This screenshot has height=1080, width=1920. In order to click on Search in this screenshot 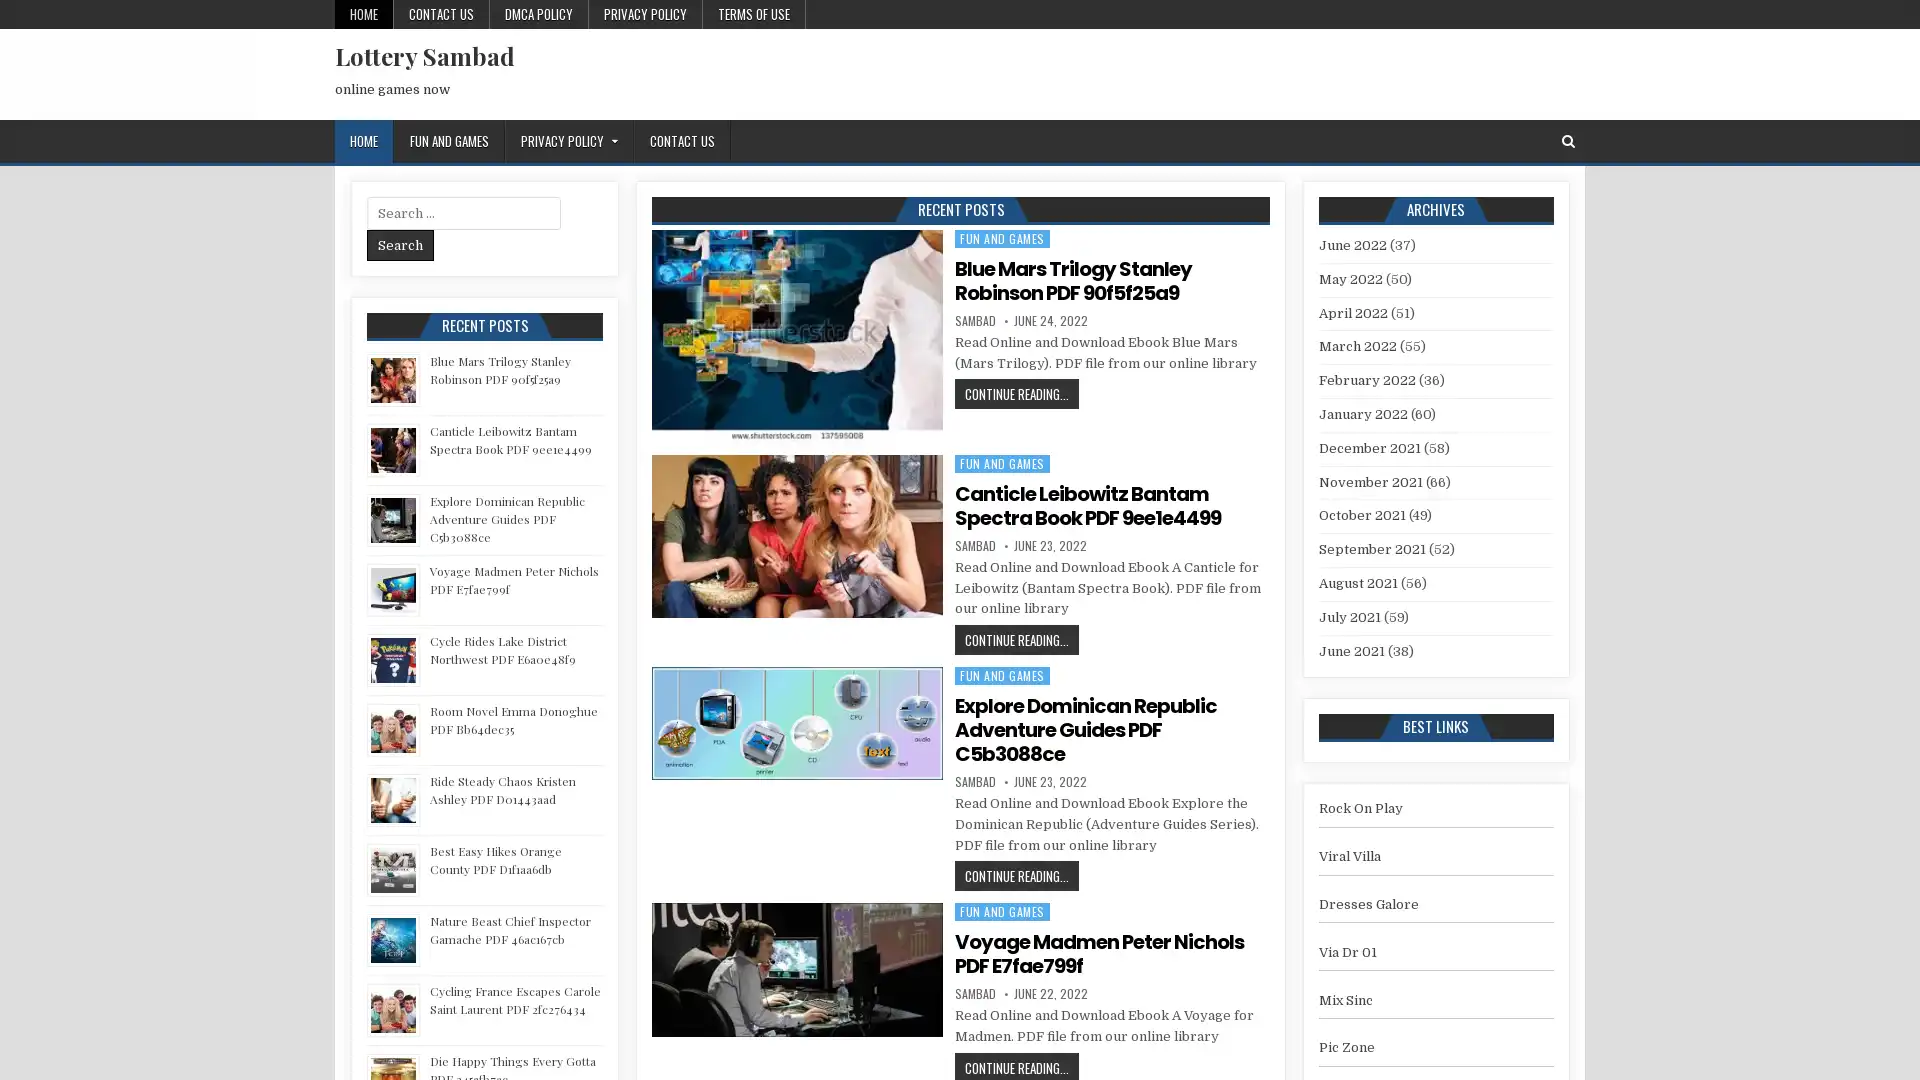, I will do `click(400, 244)`.